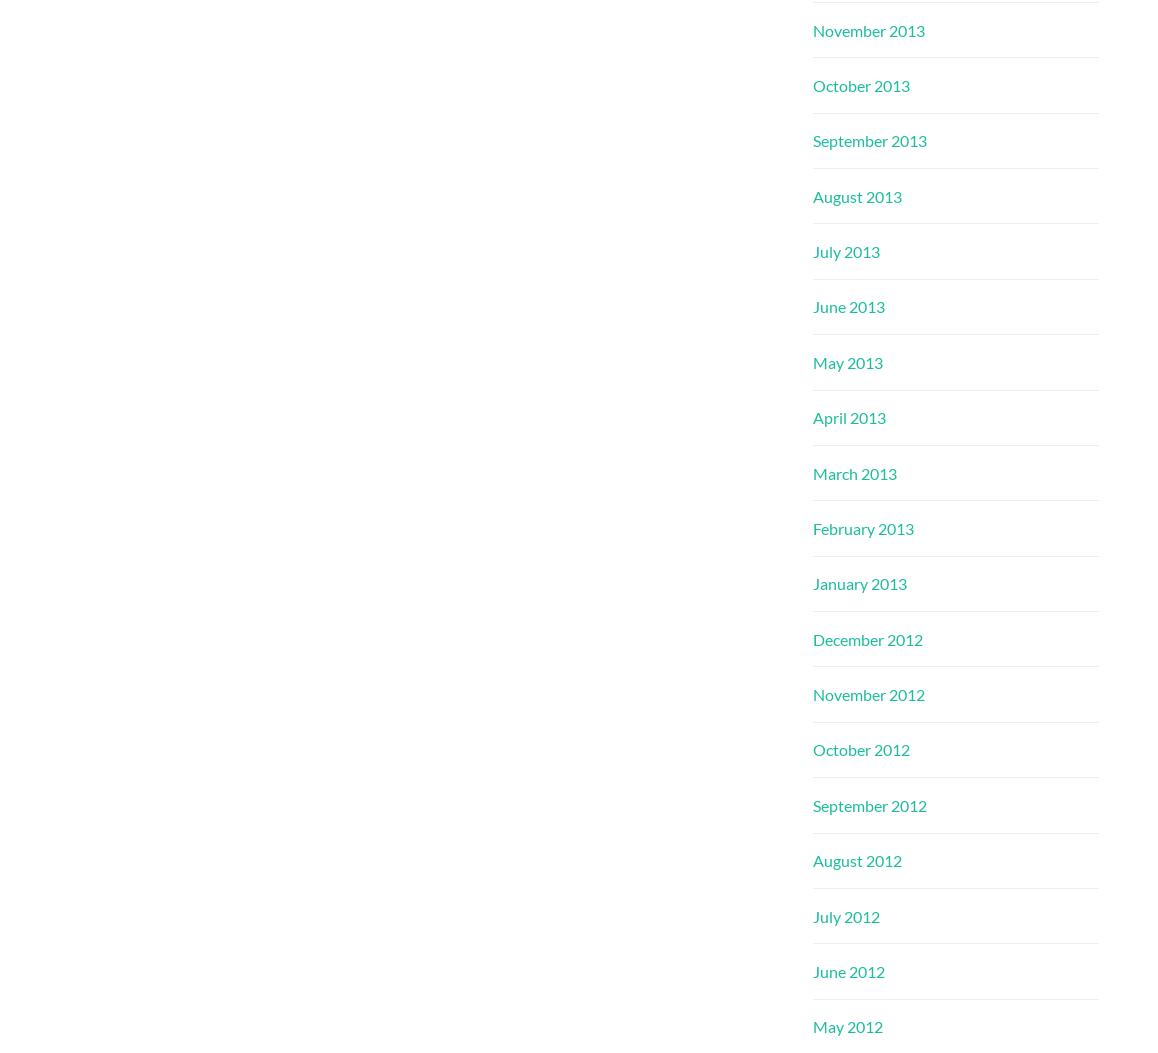 This screenshot has height=1053, width=1158. What do you see at coordinates (812, 583) in the screenshot?
I see `'January 2013'` at bounding box center [812, 583].